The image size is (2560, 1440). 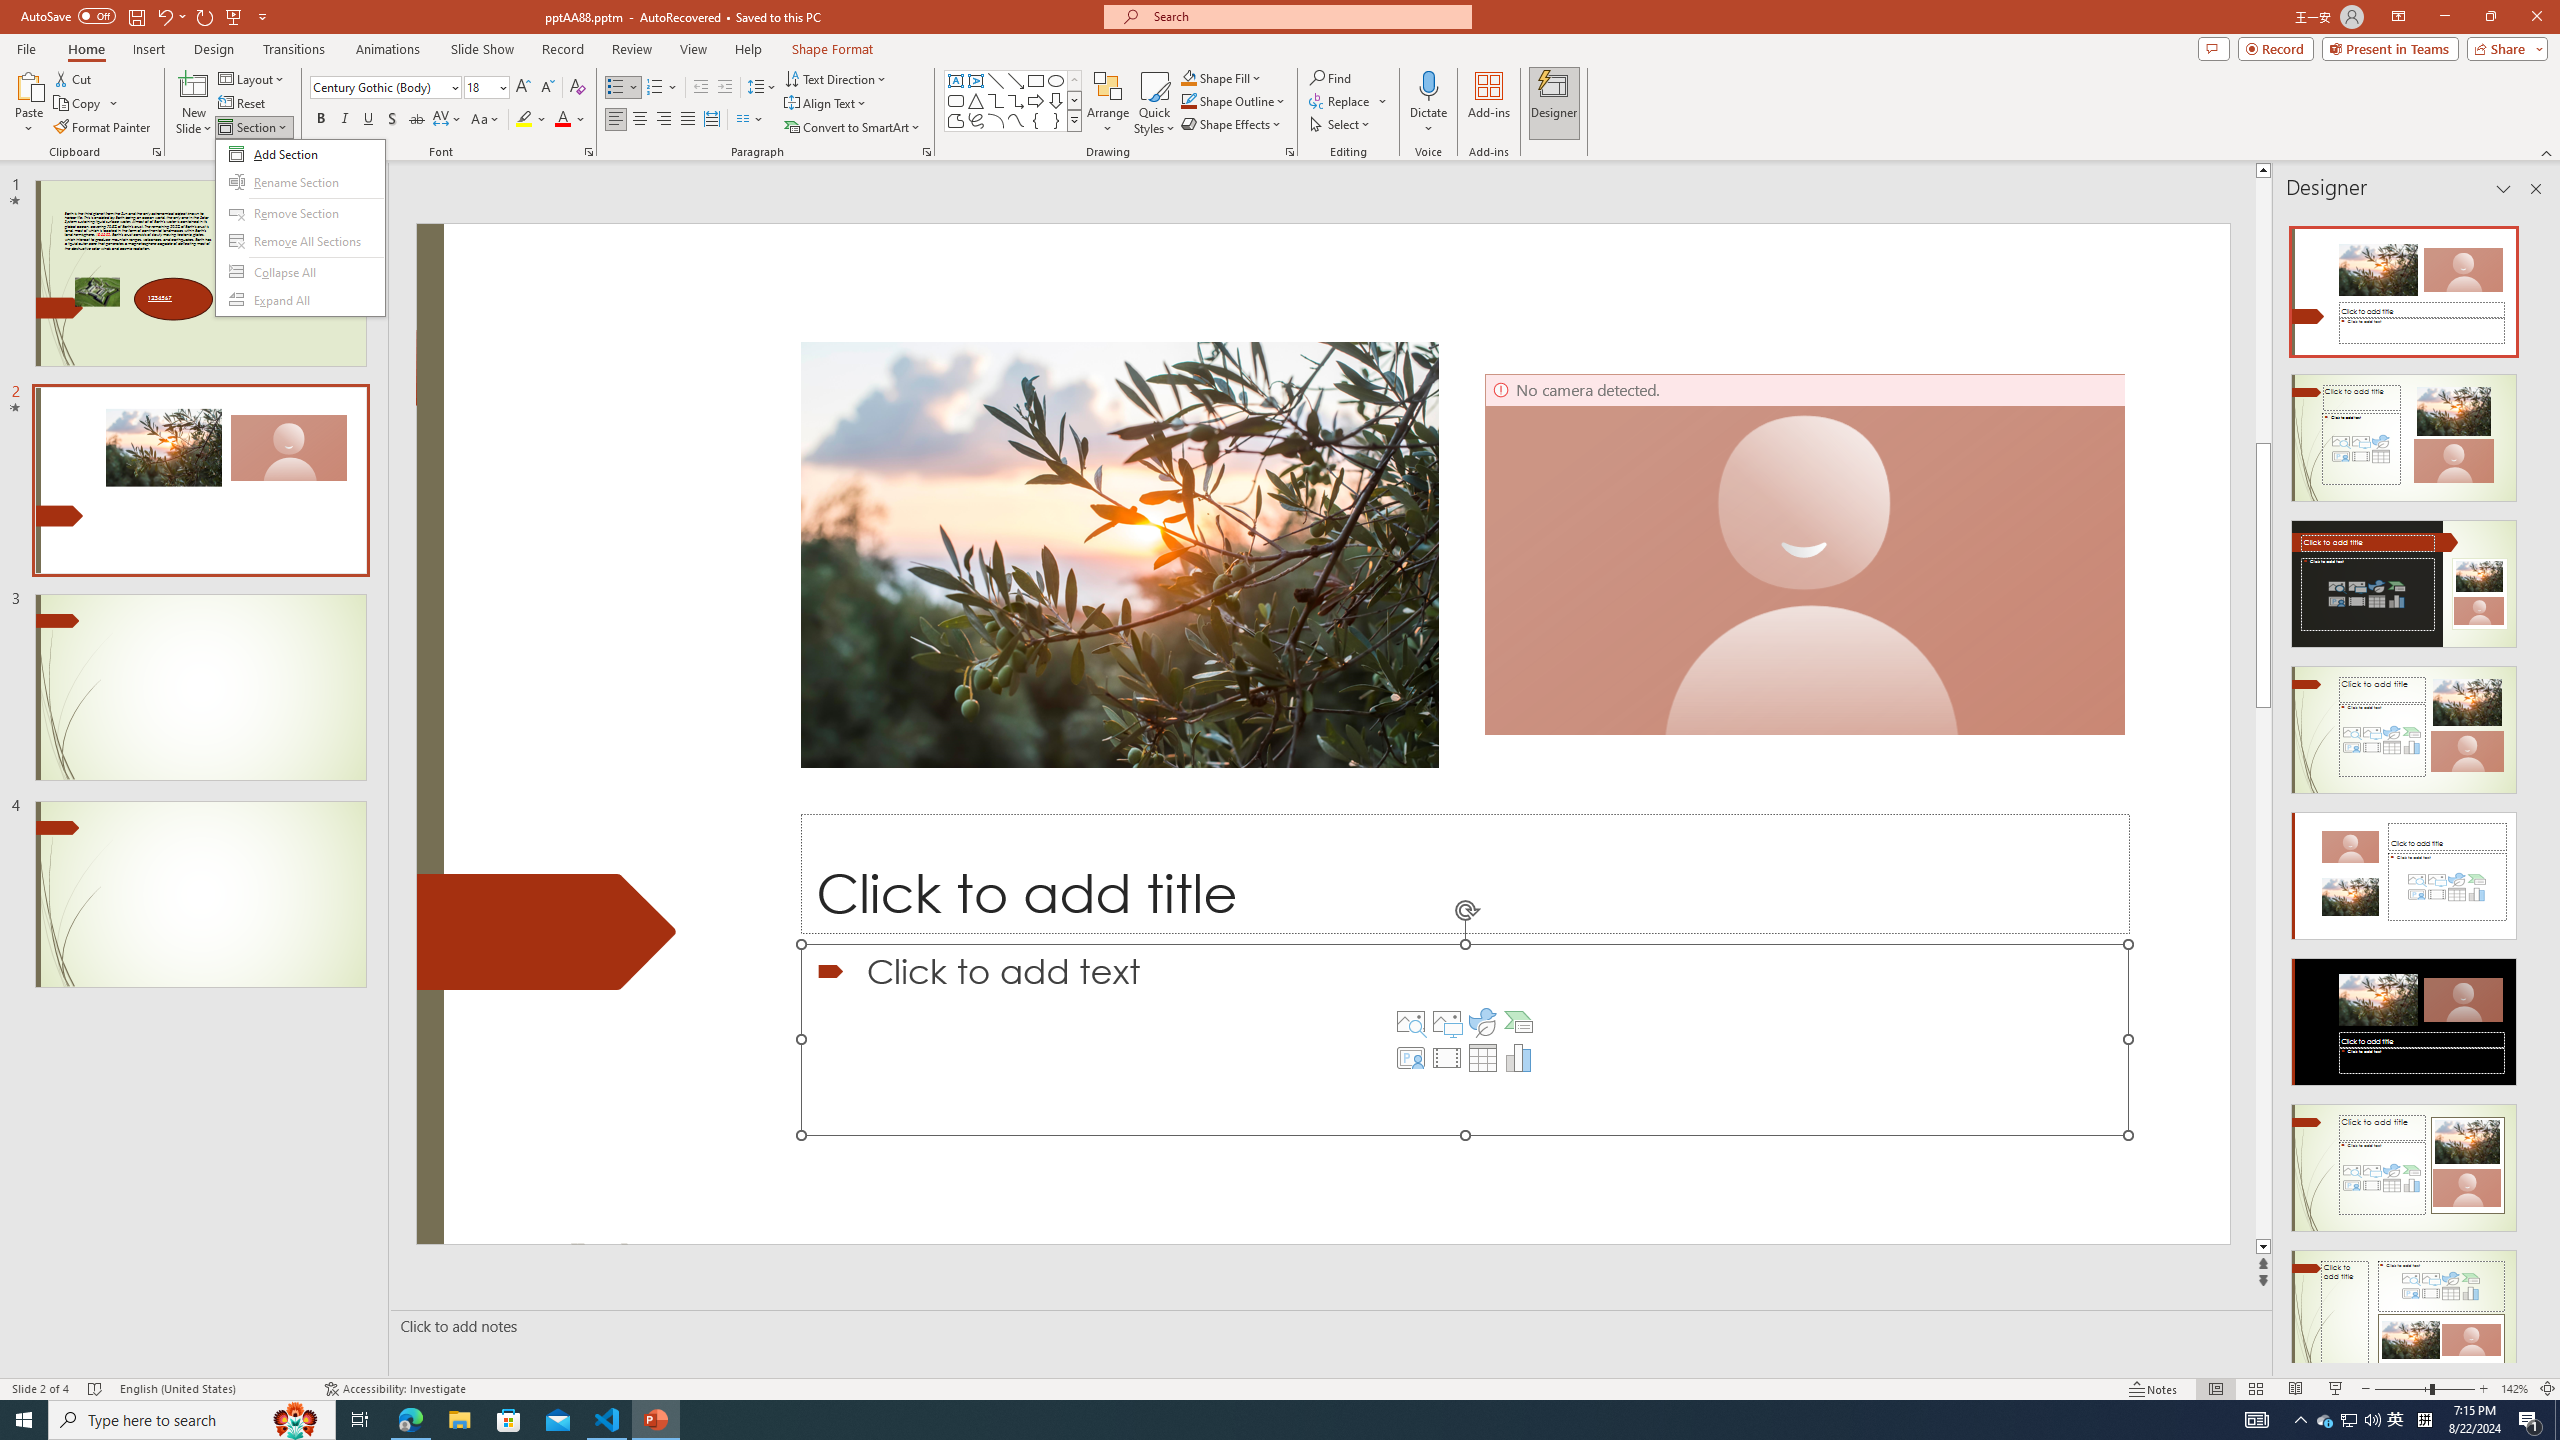 What do you see at coordinates (1519, 1022) in the screenshot?
I see `'Insert a SmartArt Graphic'` at bounding box center [1519, 1022].